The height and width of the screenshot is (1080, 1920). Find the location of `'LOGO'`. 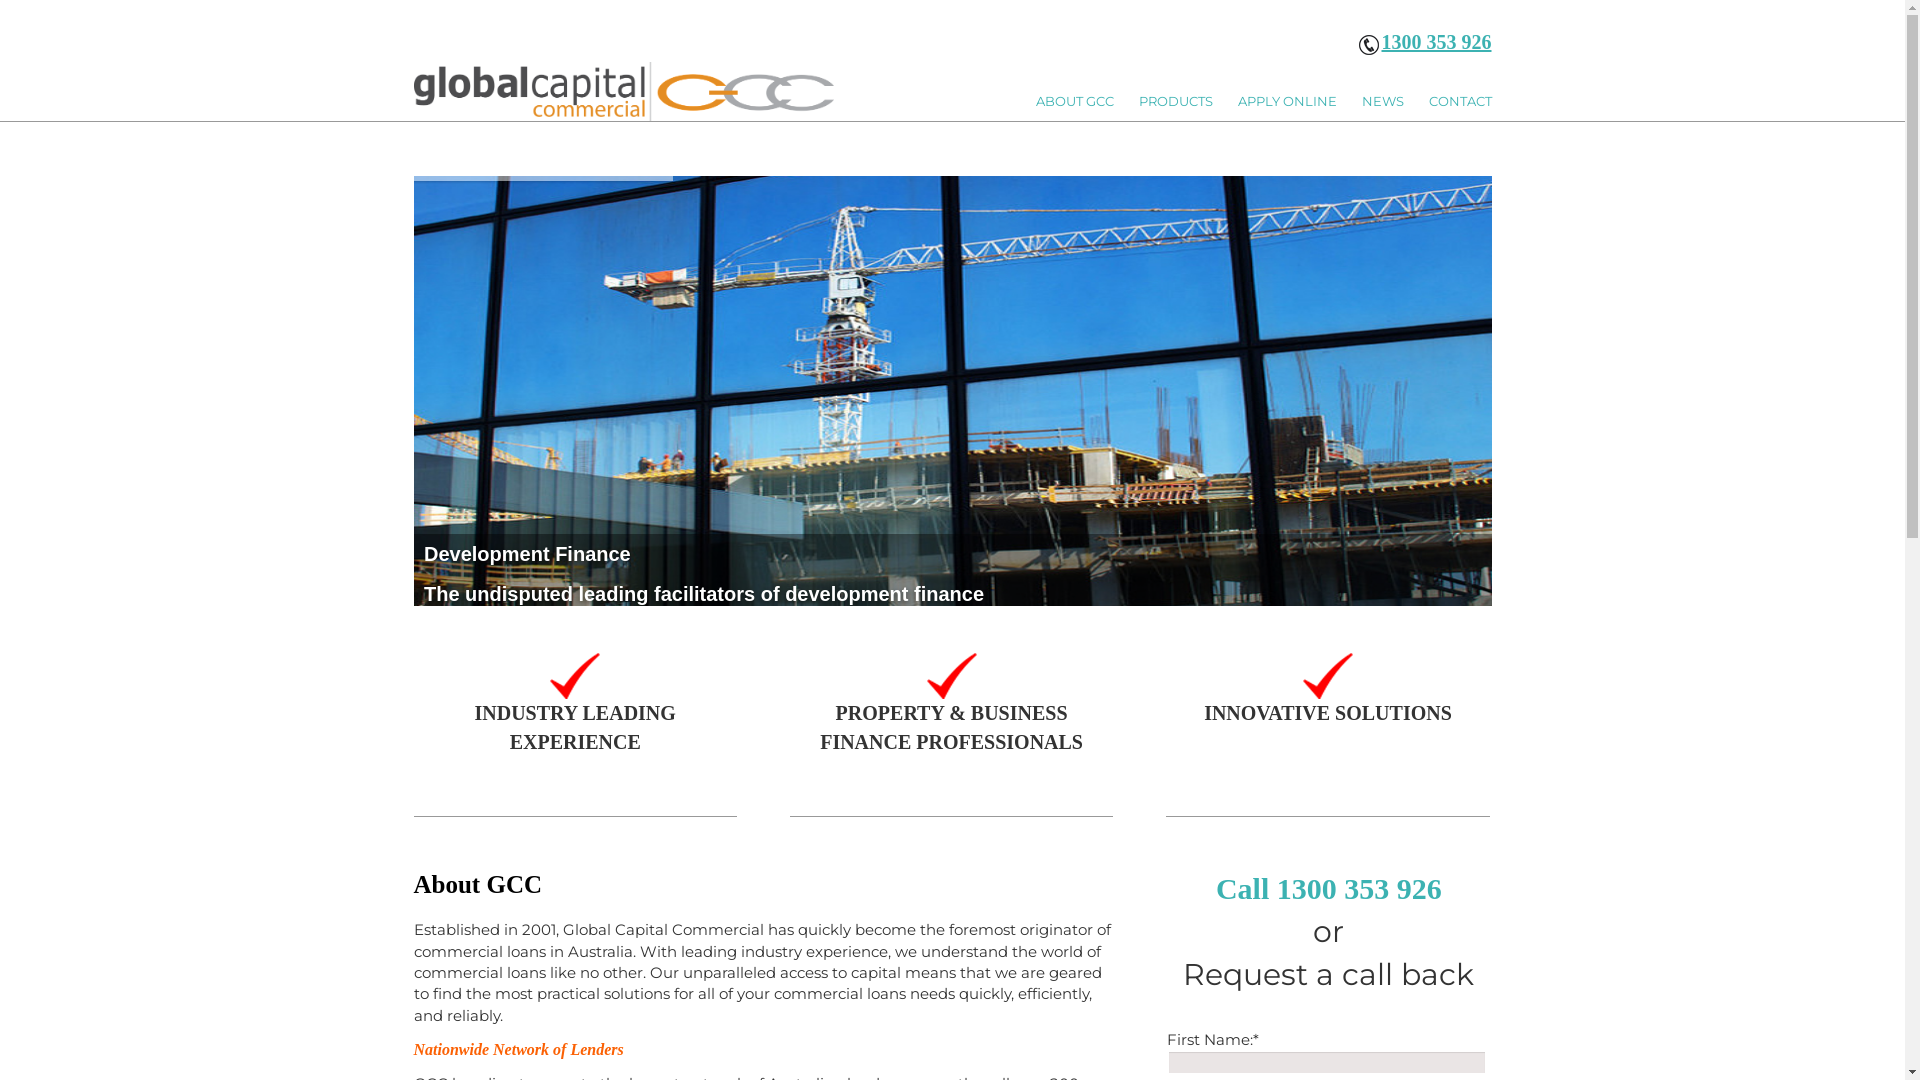

'LOGO' is located at coordinates (623, 91).